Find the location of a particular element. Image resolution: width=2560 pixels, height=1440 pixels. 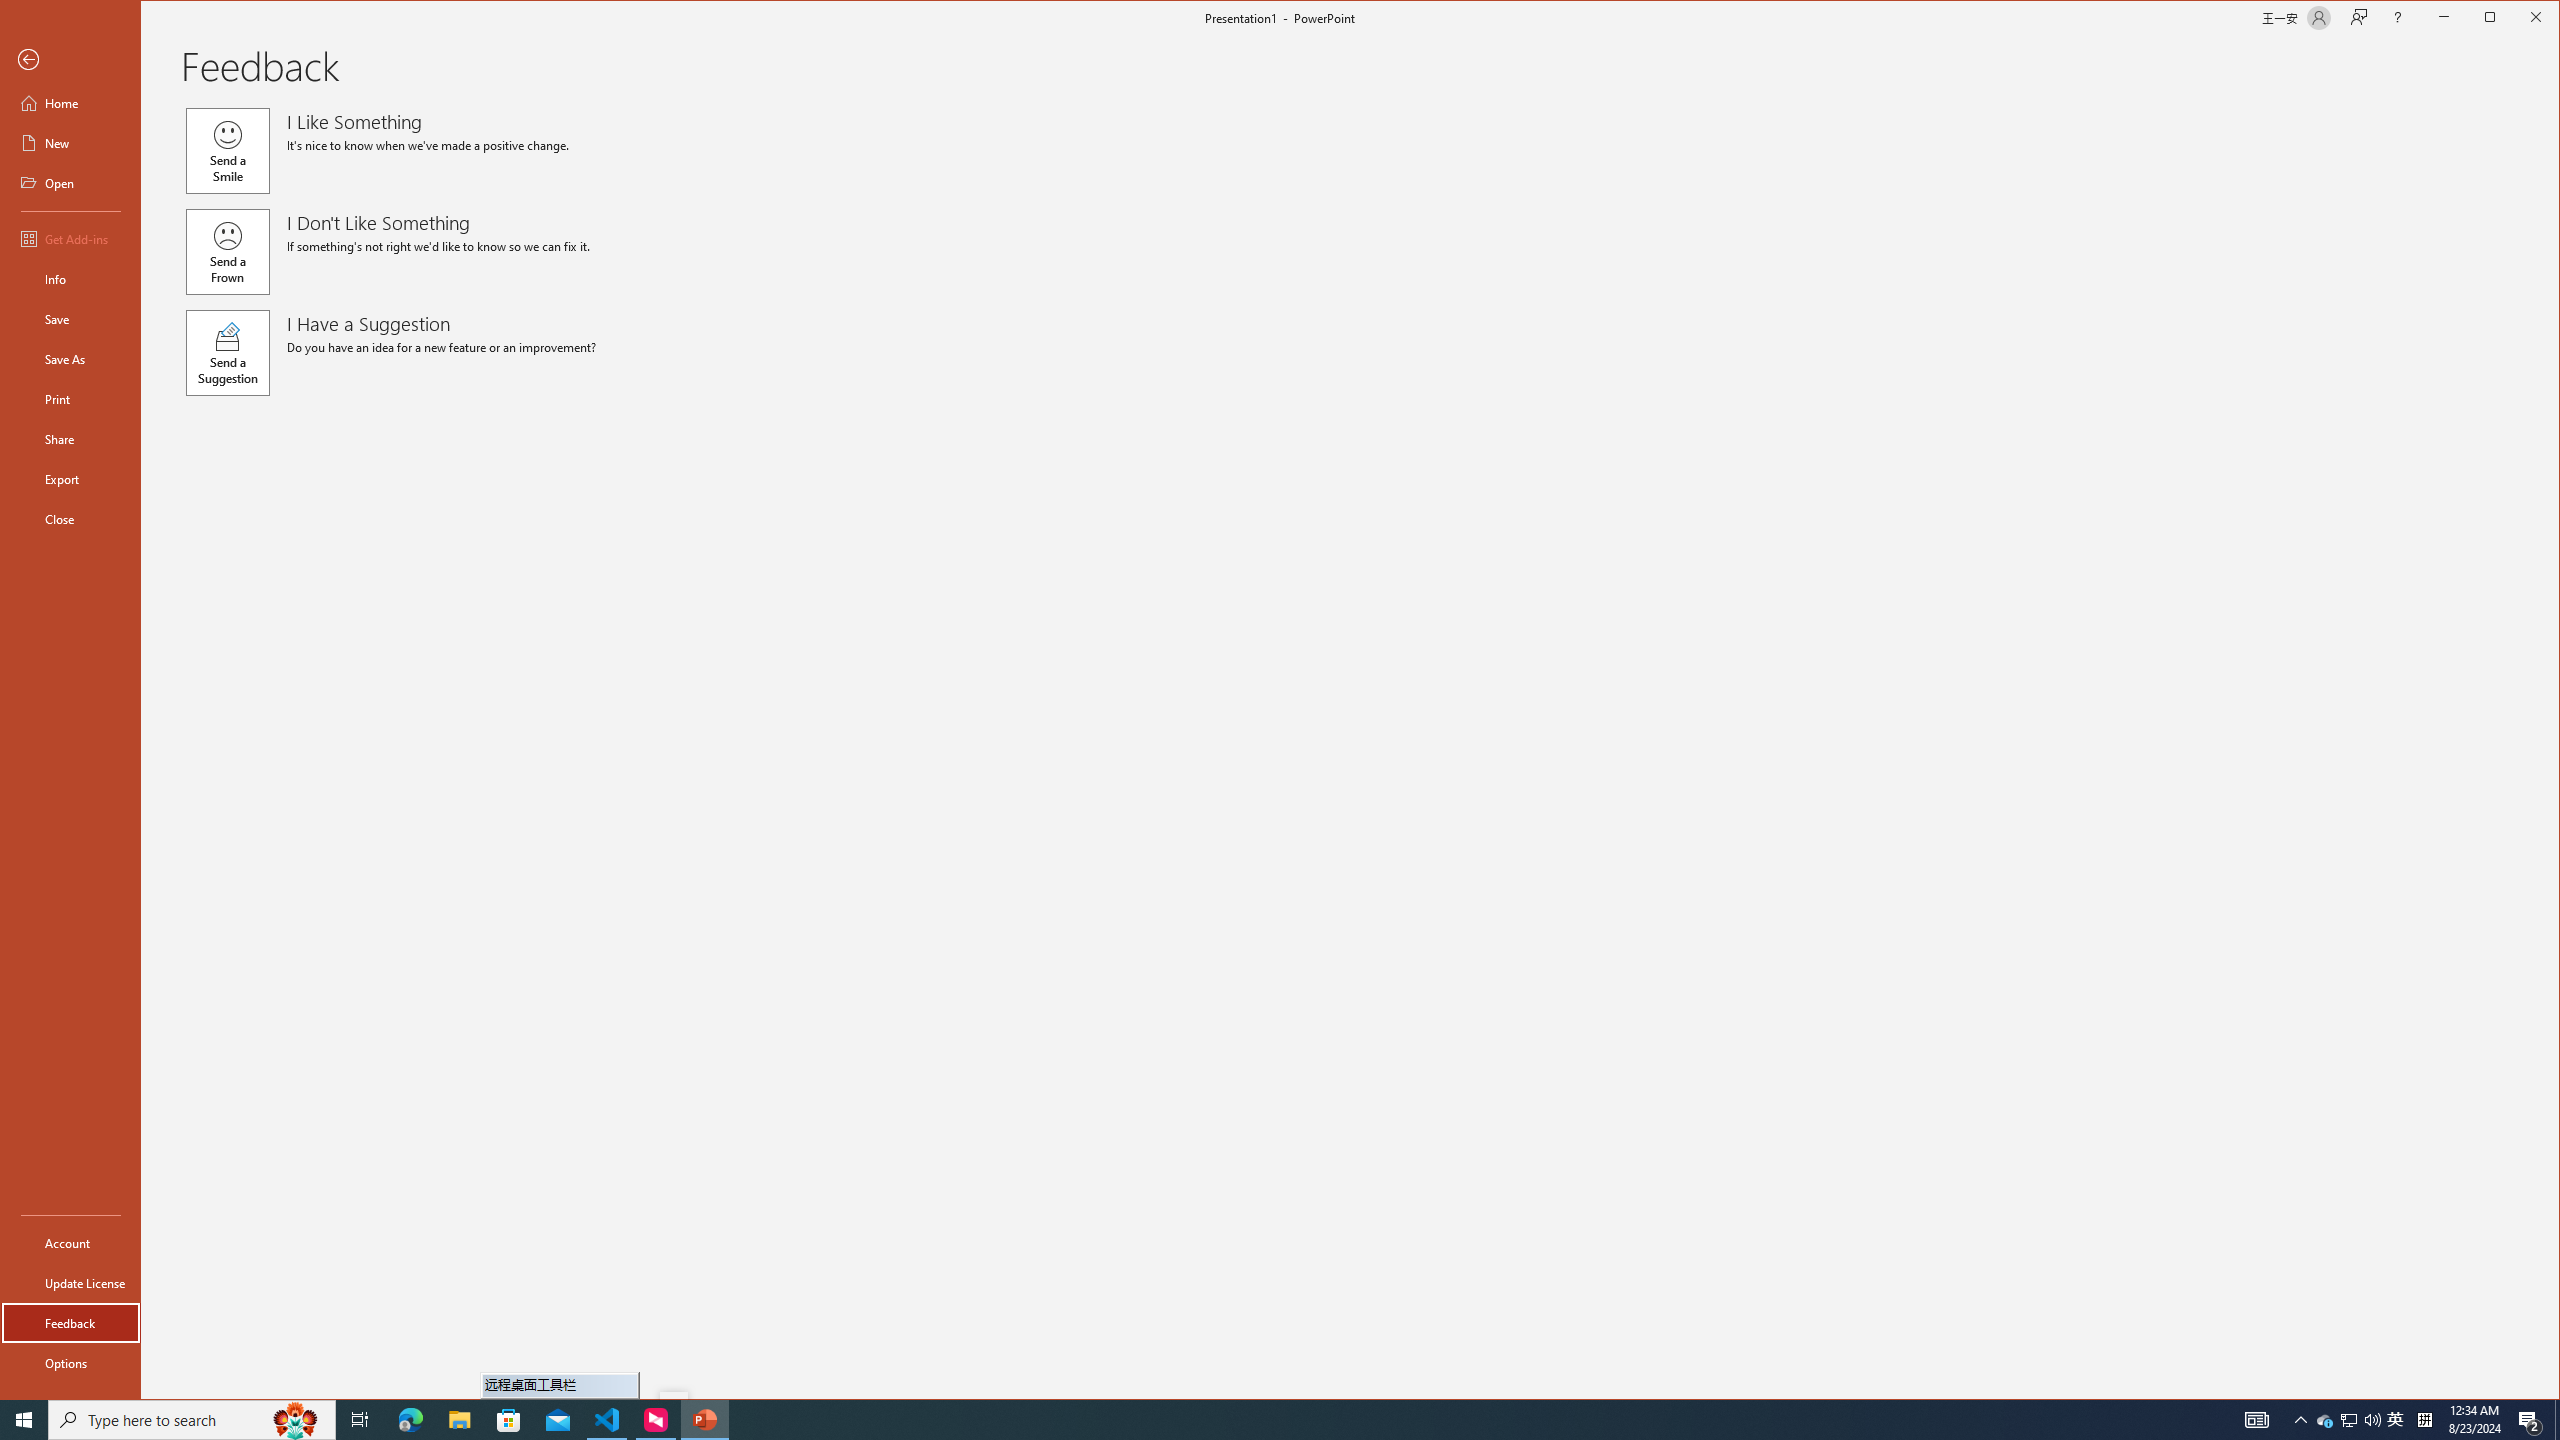

'Notification Chevron' is located at coordinates (2300, 1418).